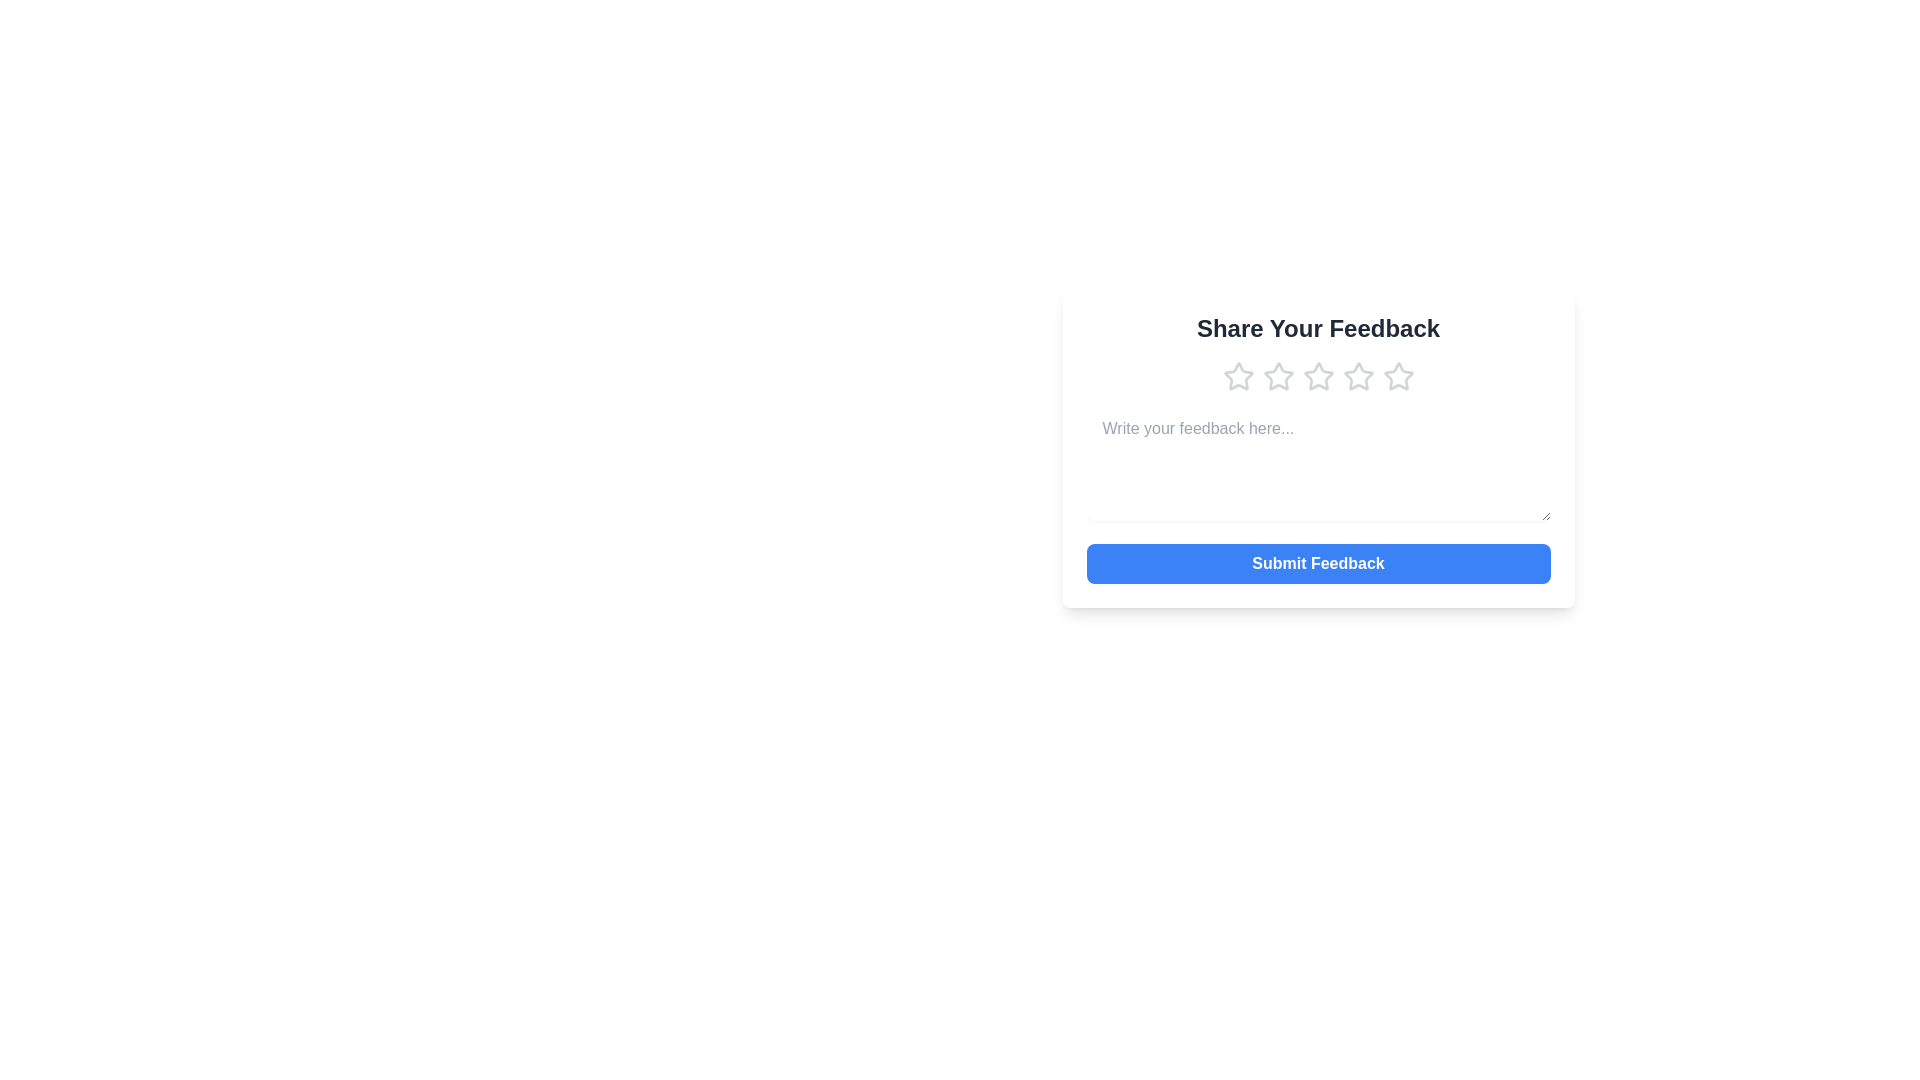 The width and height of the screenshot is (1920, 1080). I want to click on the third star button in the rating system, so click(1318, 377).